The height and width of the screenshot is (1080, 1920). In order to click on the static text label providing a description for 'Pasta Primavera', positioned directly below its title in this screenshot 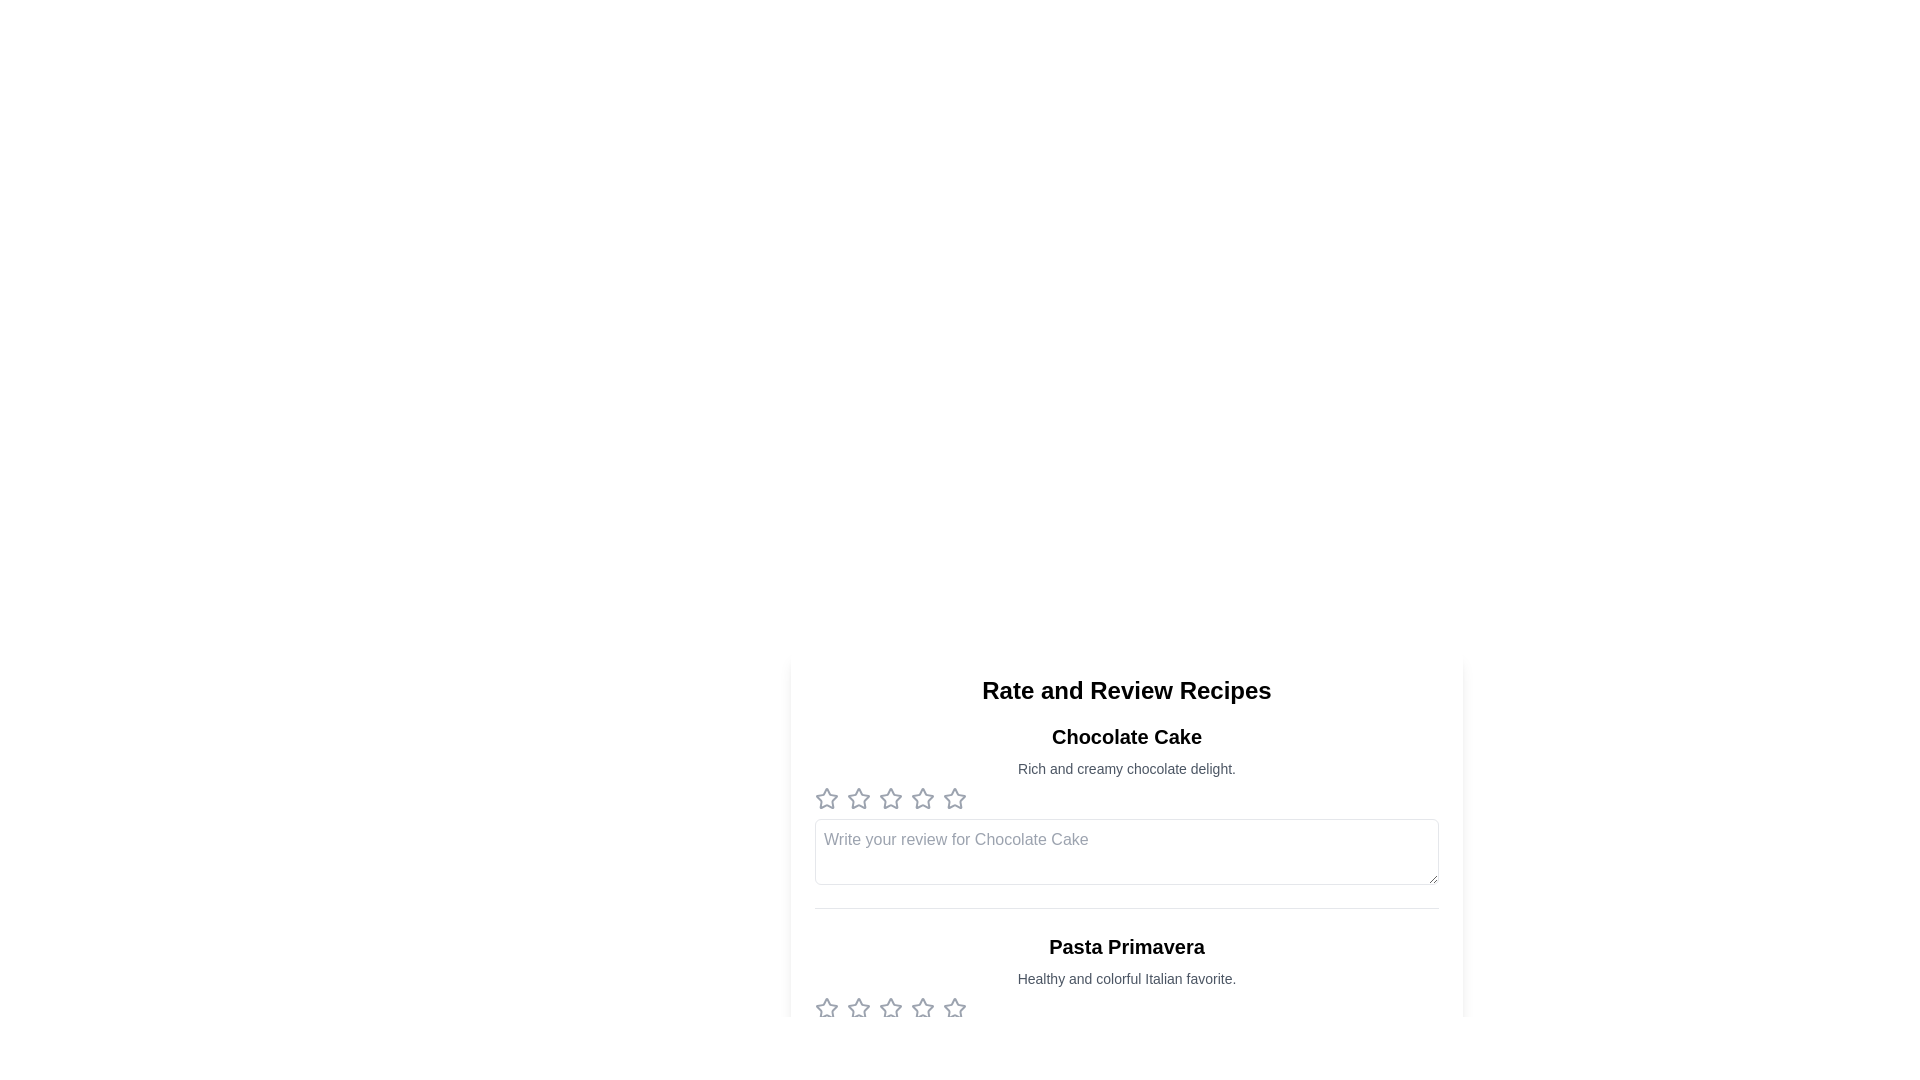, I will do `click(1127, 978)`.